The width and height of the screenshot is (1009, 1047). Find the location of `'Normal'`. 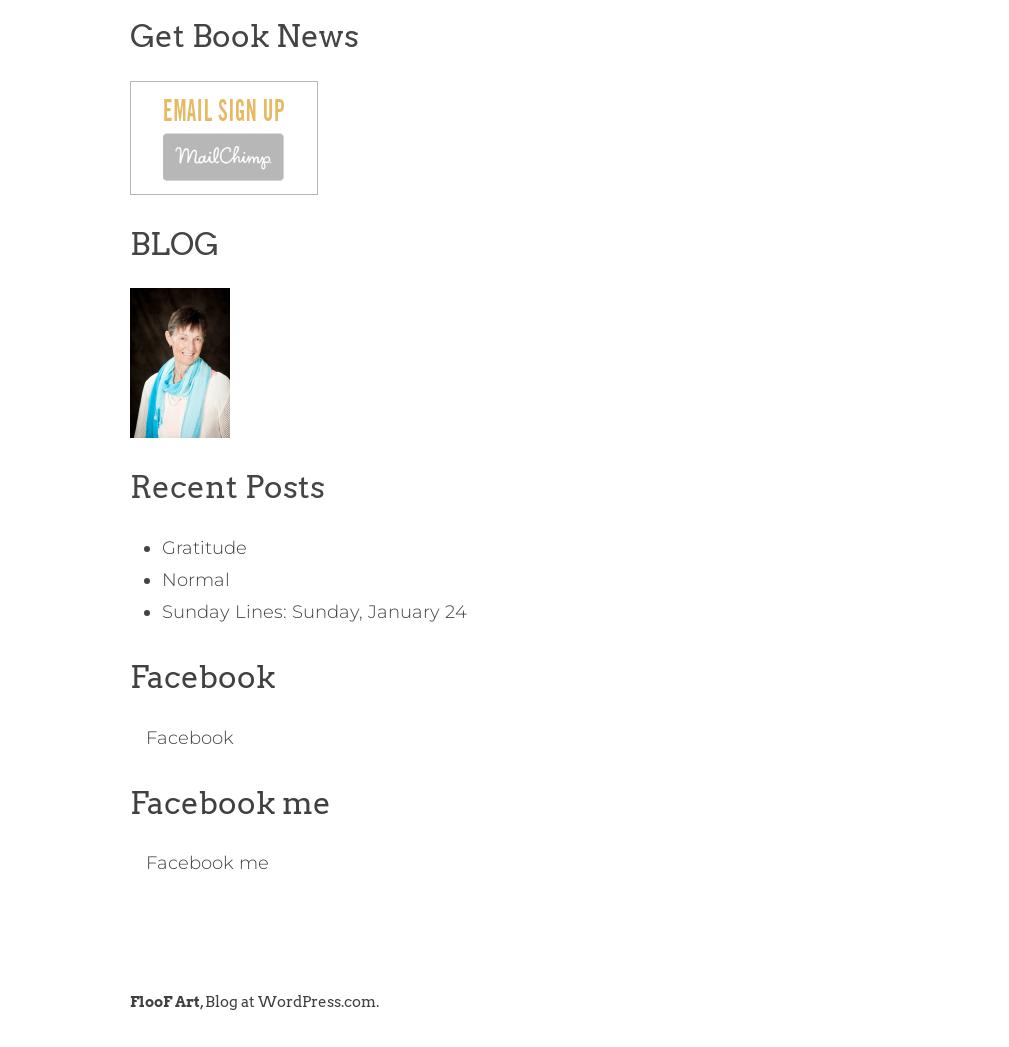

'Normal' is located at coordinates (194, 579).